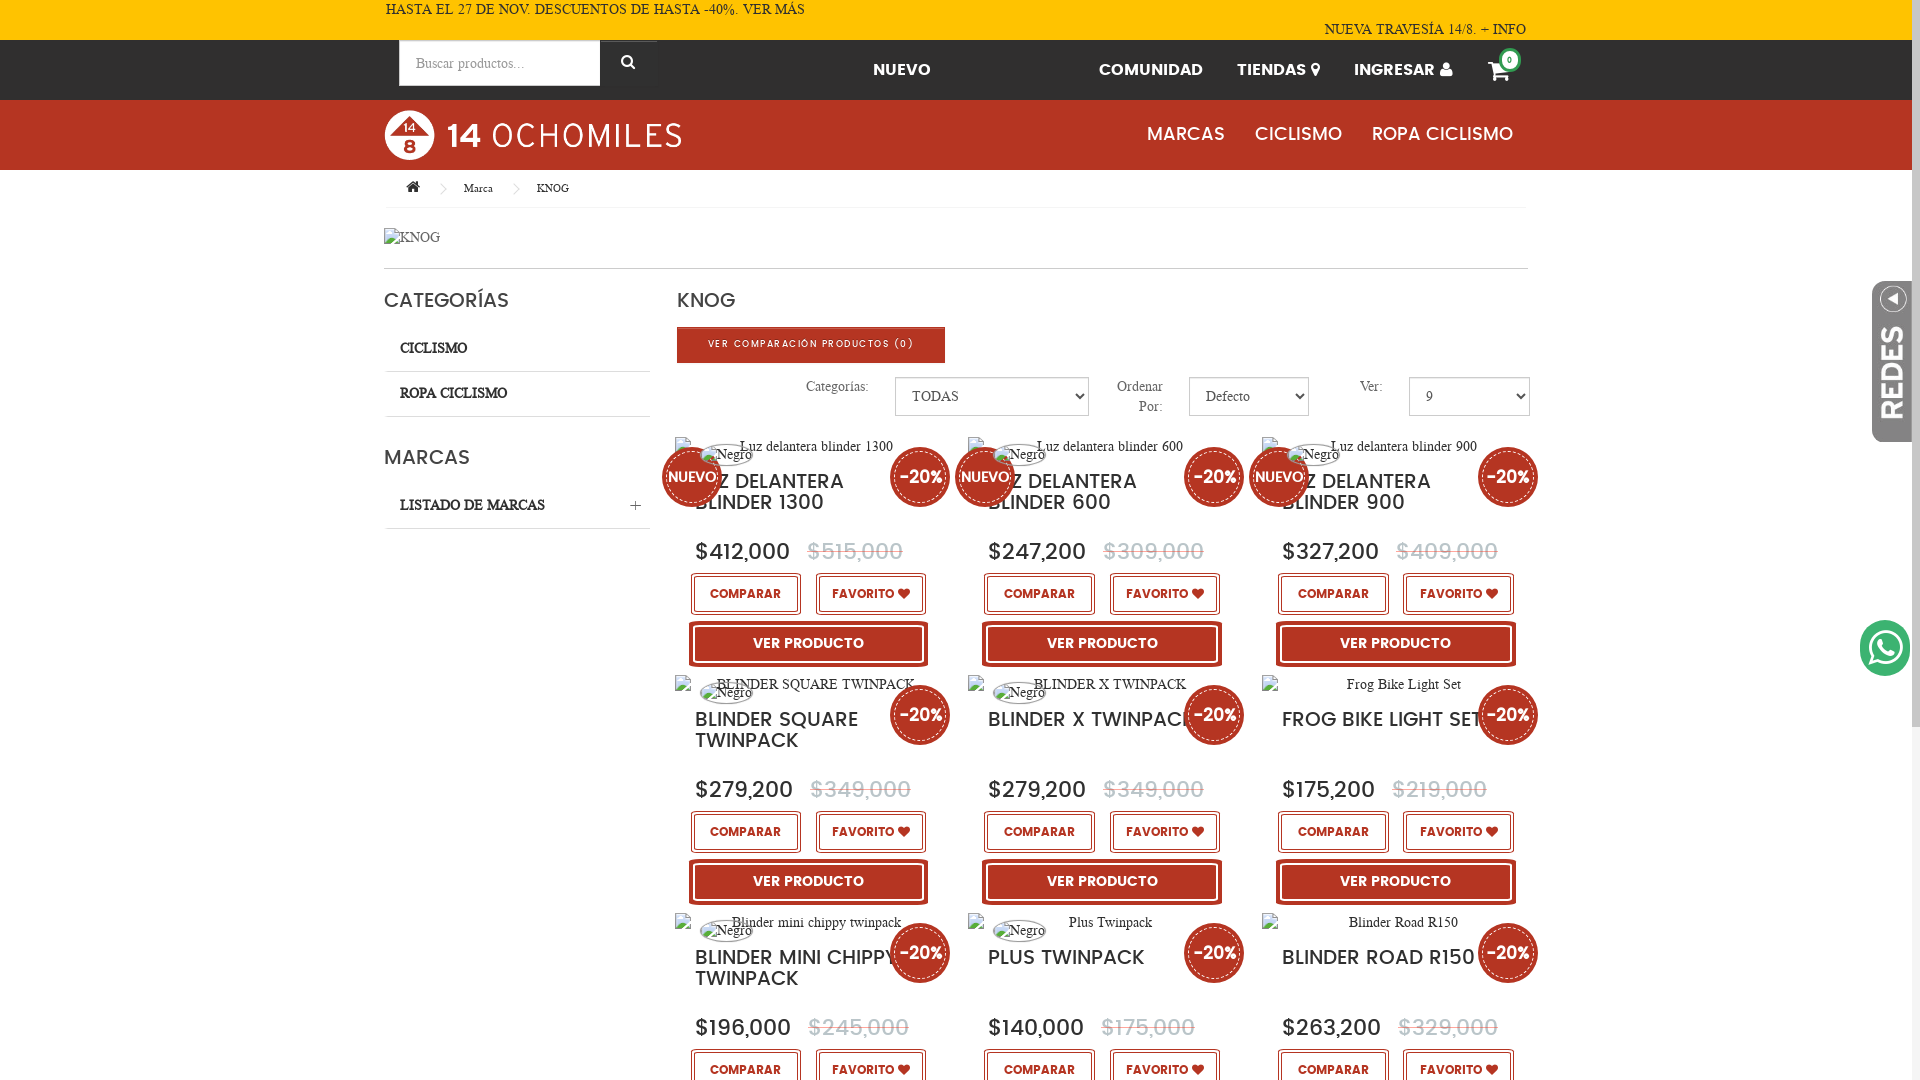  I want to click on 'Blinder Road R150', so click(1394, 921).